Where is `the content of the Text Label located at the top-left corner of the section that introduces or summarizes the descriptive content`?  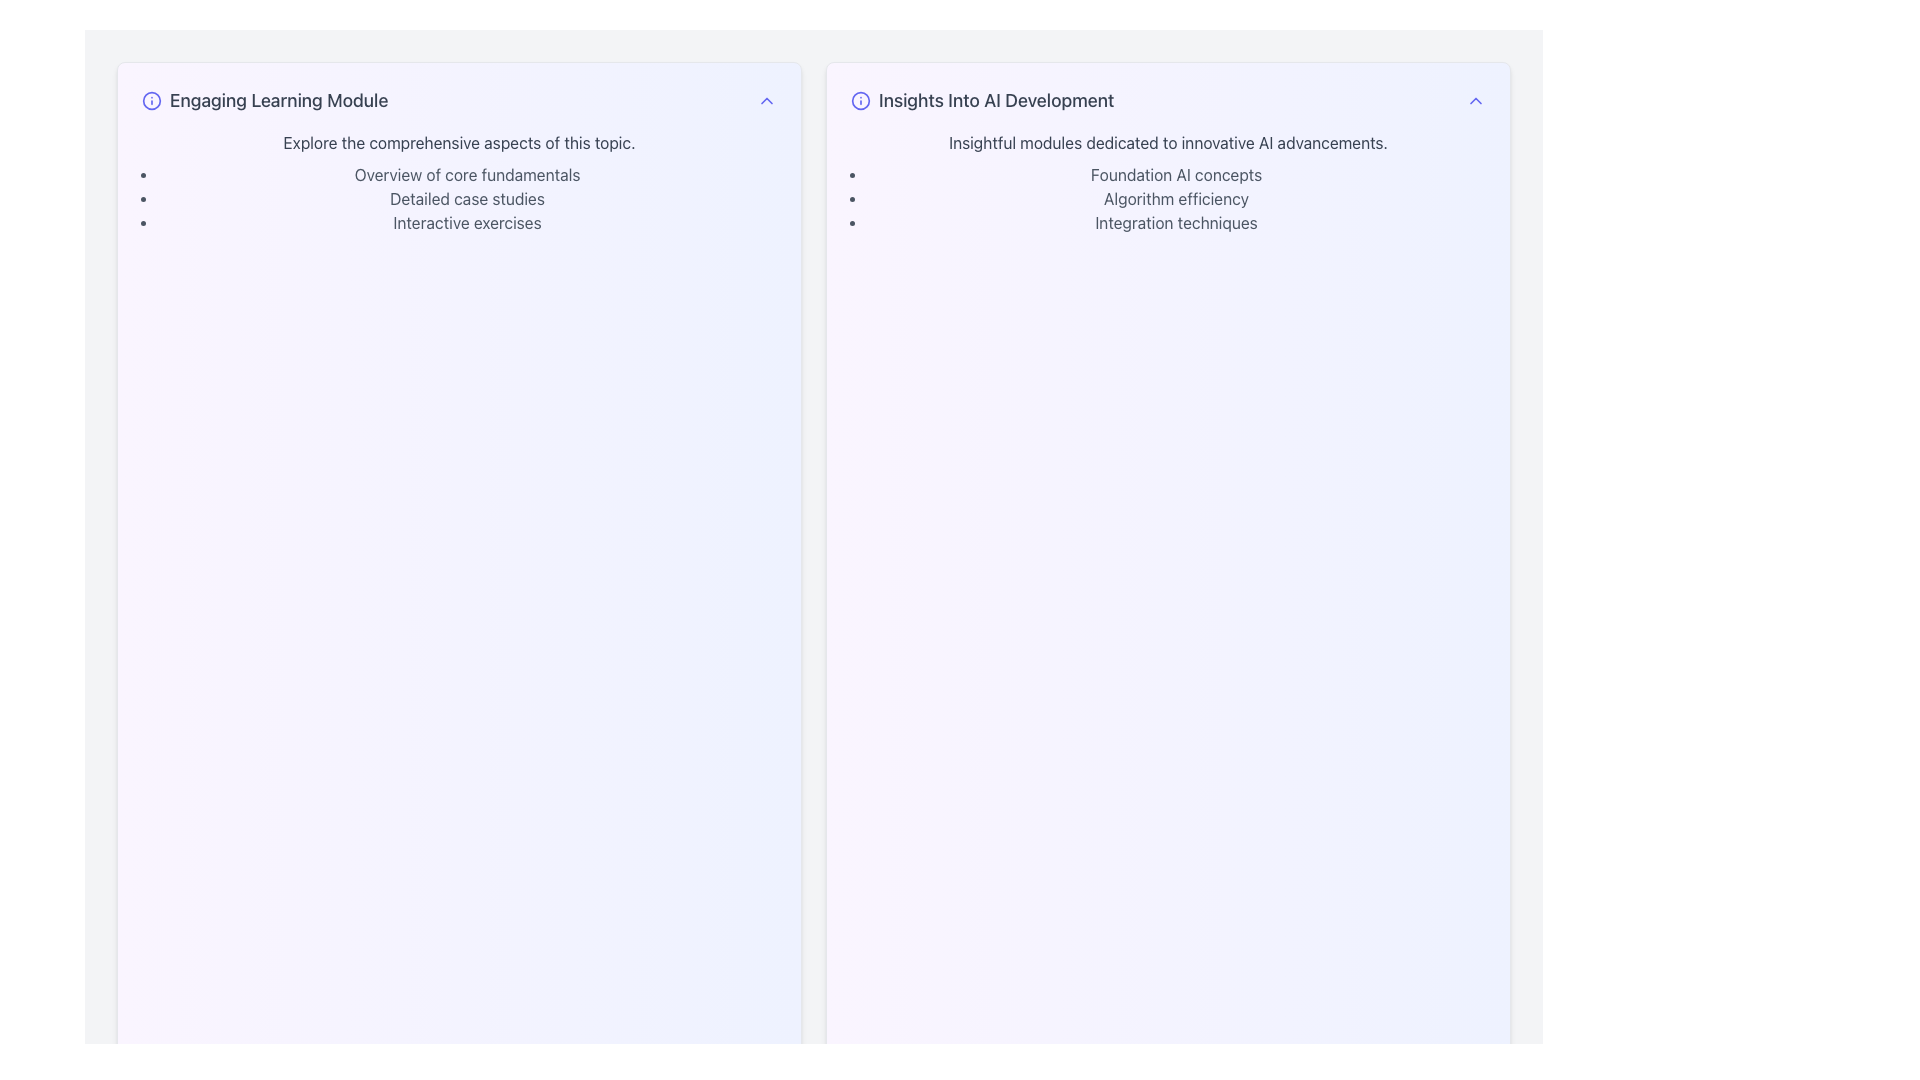
the content of the Text Label located at the top-left corner of the section that introduces or summarizes the descriptive content is located at coordinates (264, 100).